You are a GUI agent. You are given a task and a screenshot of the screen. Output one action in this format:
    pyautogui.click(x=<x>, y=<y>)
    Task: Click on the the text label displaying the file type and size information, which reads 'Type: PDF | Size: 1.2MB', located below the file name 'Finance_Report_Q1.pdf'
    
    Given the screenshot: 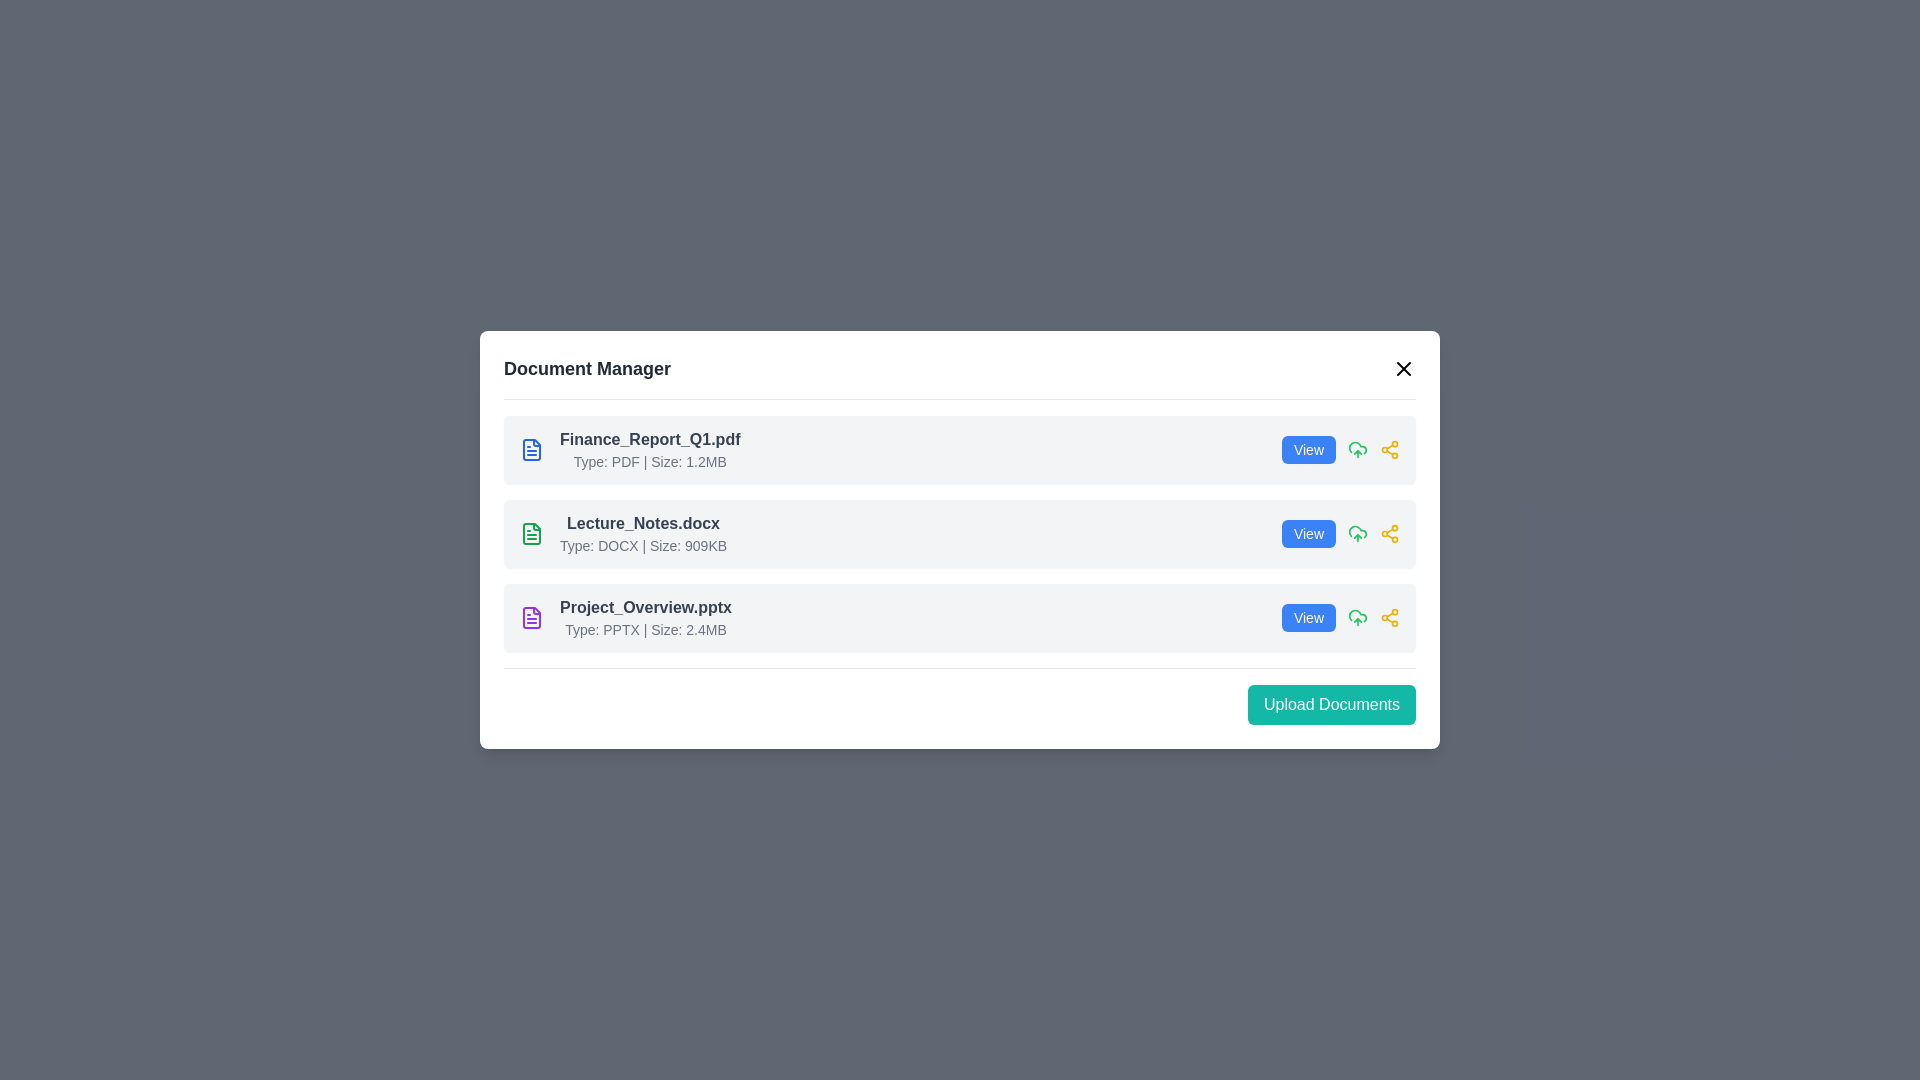 What is the action you would take?
    pyautogui.click(x=650, y=462)
    